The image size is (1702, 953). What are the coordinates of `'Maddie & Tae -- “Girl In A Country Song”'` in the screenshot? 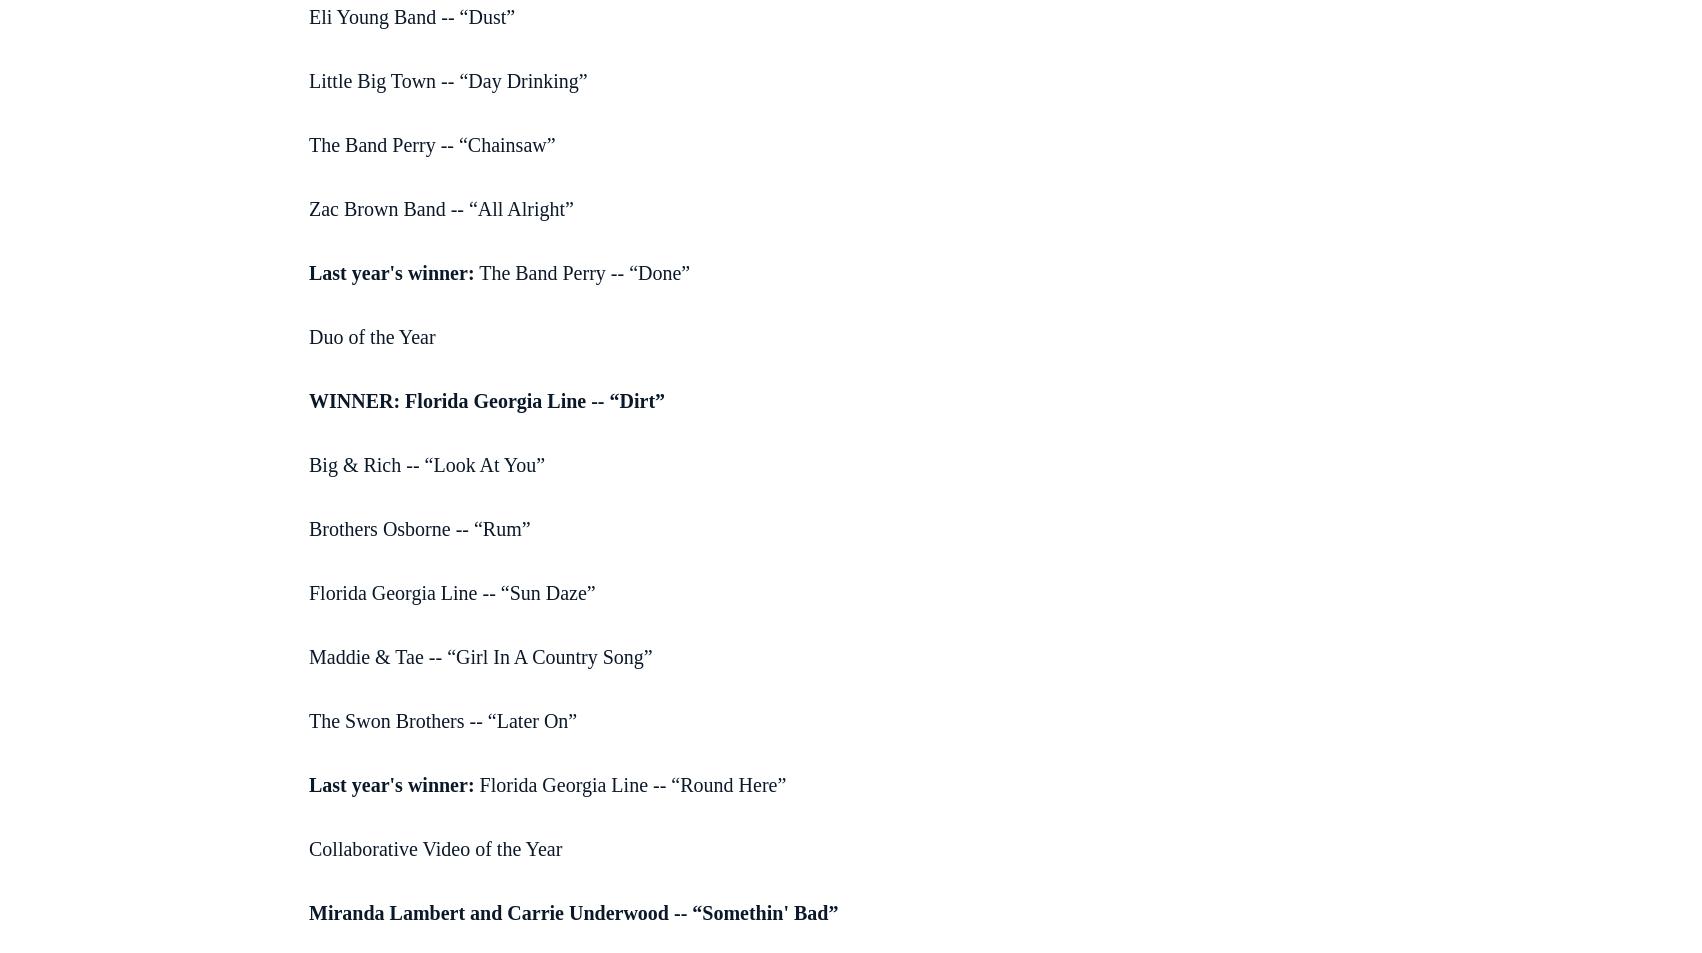 It's located at (479, 656).